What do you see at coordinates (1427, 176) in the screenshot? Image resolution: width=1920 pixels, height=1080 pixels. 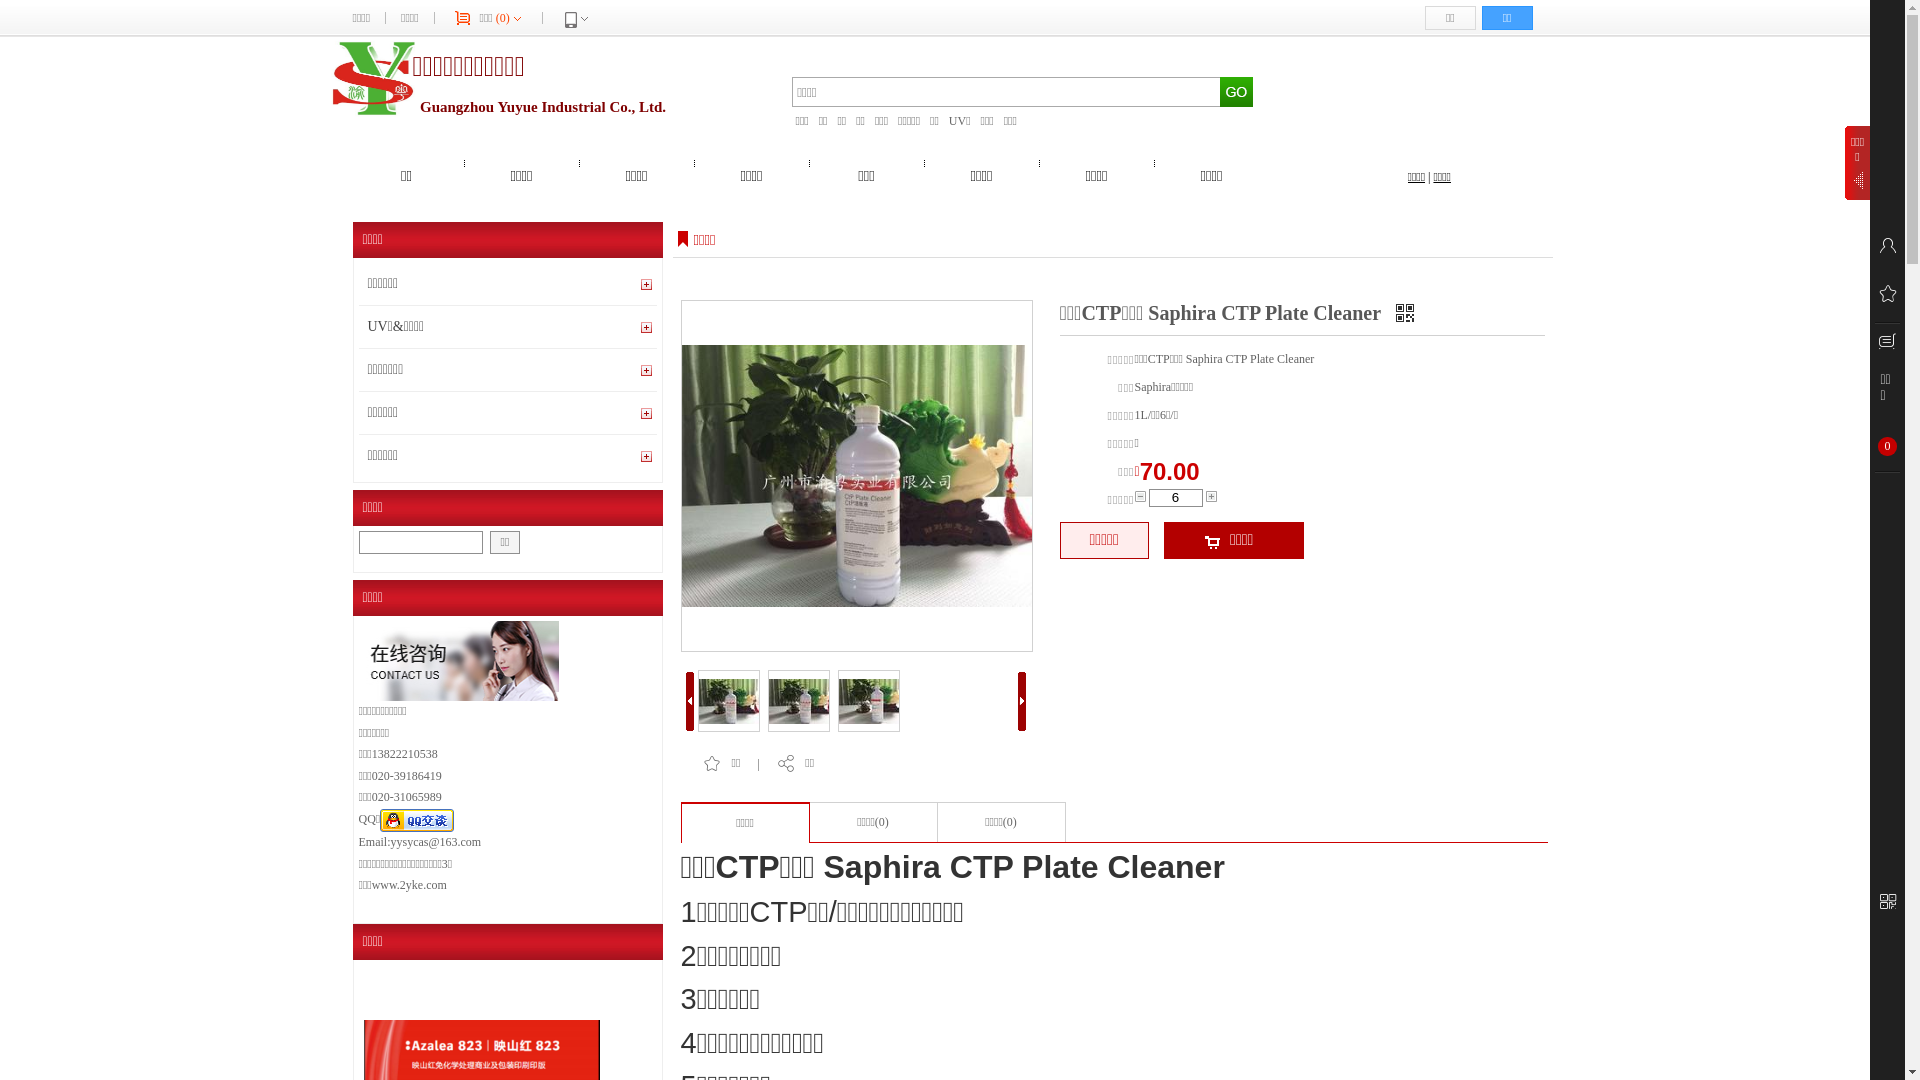 I see `'|'` at bounding box center [1427, 176].